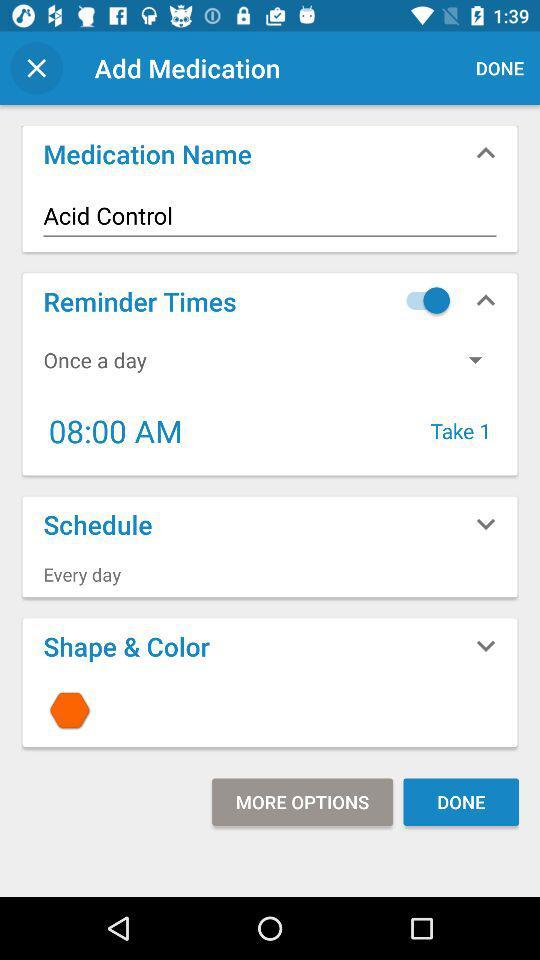  I want to click on the item above the more options, so click(270, 710).